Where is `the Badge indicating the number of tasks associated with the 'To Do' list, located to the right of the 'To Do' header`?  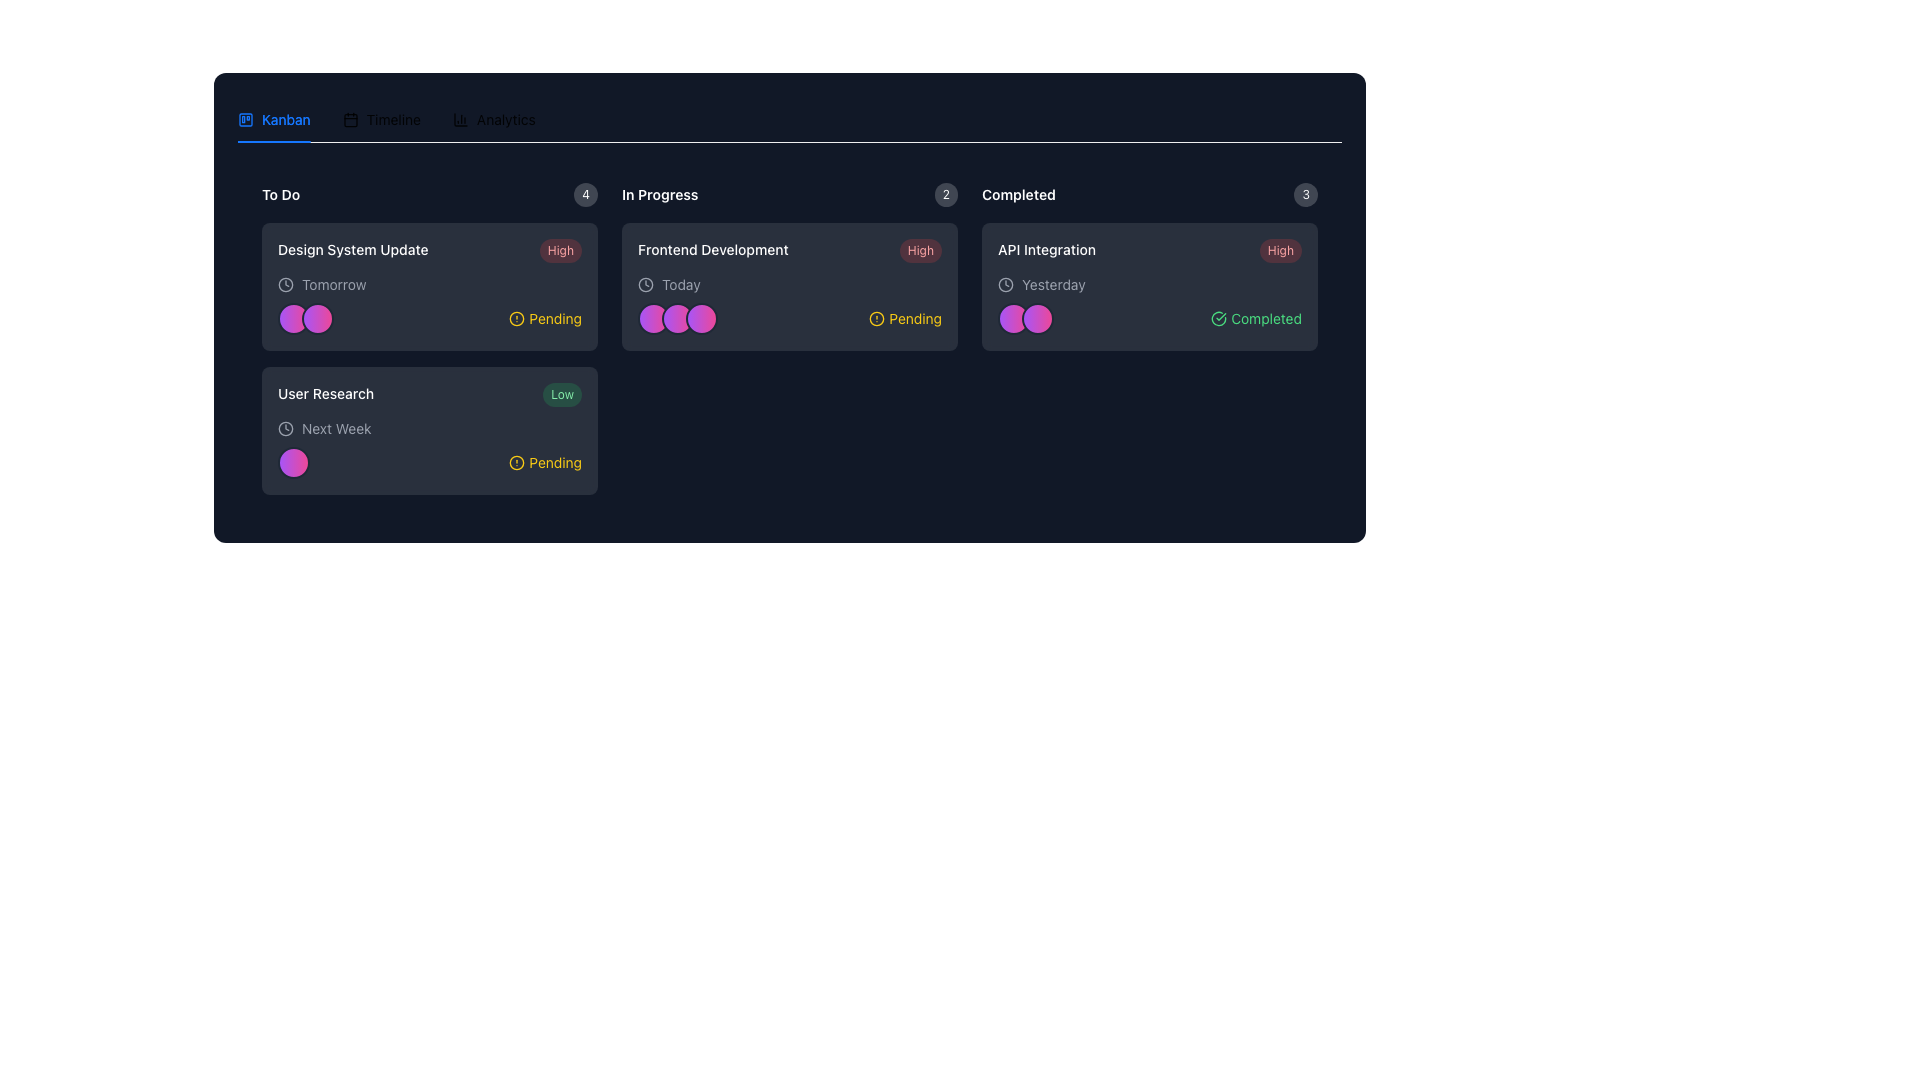 the Badge indicating the number of tasks associated with the 'To Do' list, located to the right of the 'To Do' header is located at coordinates (585, 195).